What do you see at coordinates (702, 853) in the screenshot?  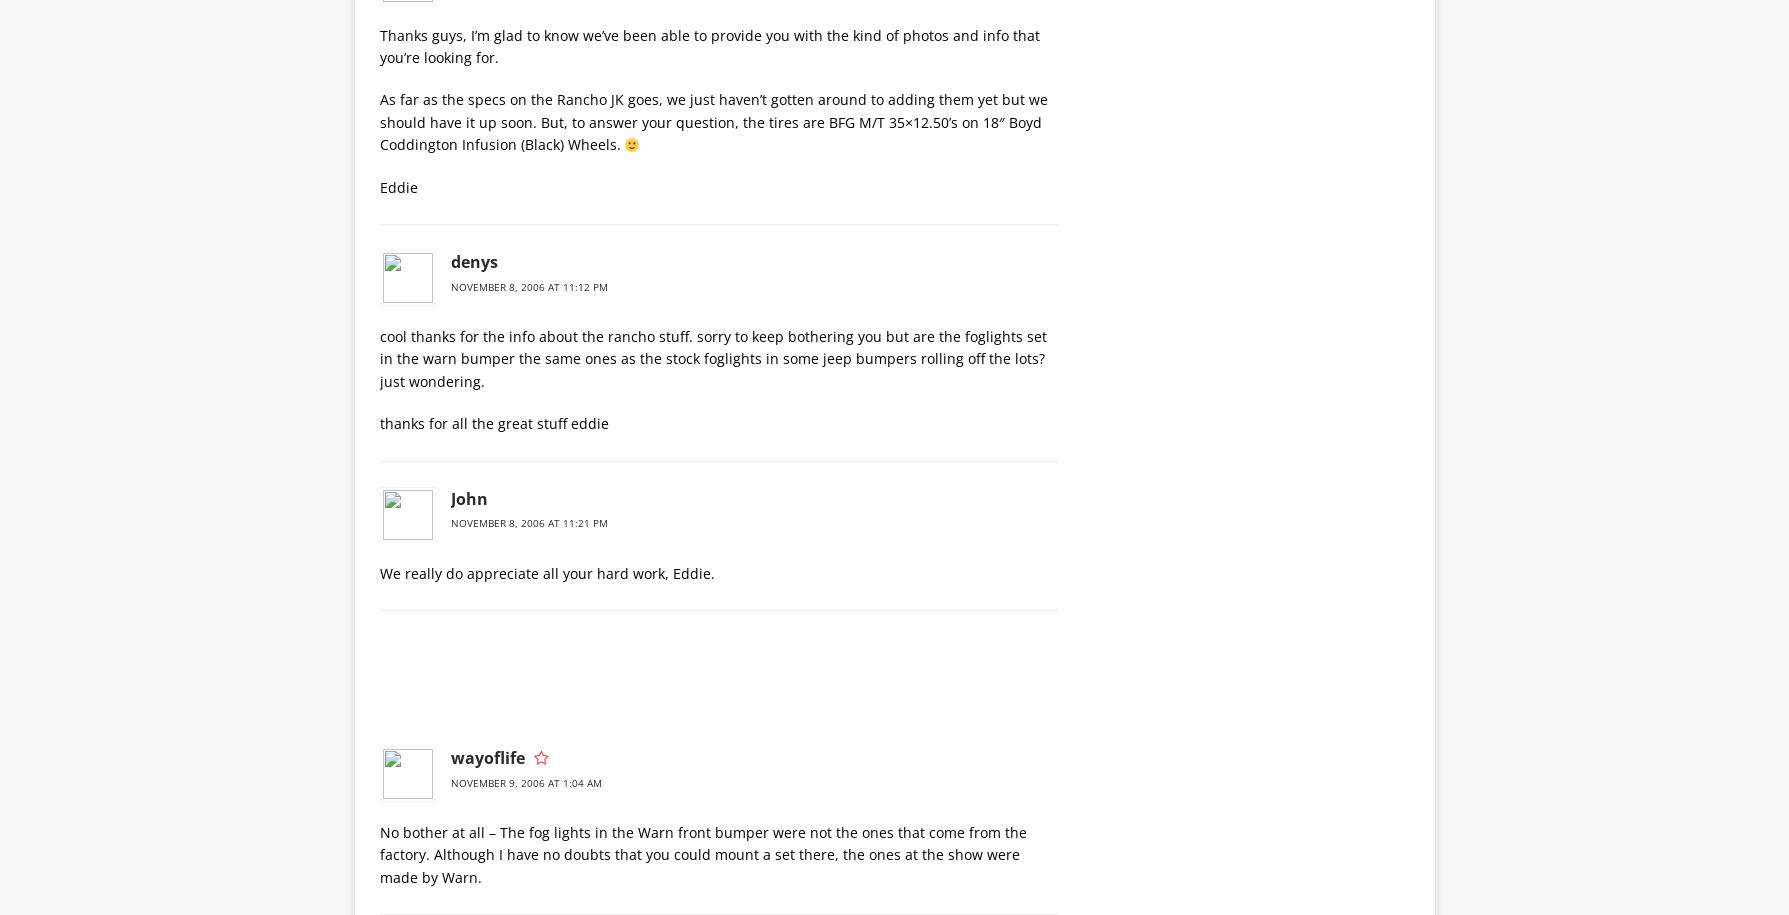 I see `'No bother at all – The fog lights in the Warn front bumper were not the ones that come from the factory.  Although I have no doubts that you could mount a set there, the ones at the show were made by Warn.'` at bounding box center [702, 853].